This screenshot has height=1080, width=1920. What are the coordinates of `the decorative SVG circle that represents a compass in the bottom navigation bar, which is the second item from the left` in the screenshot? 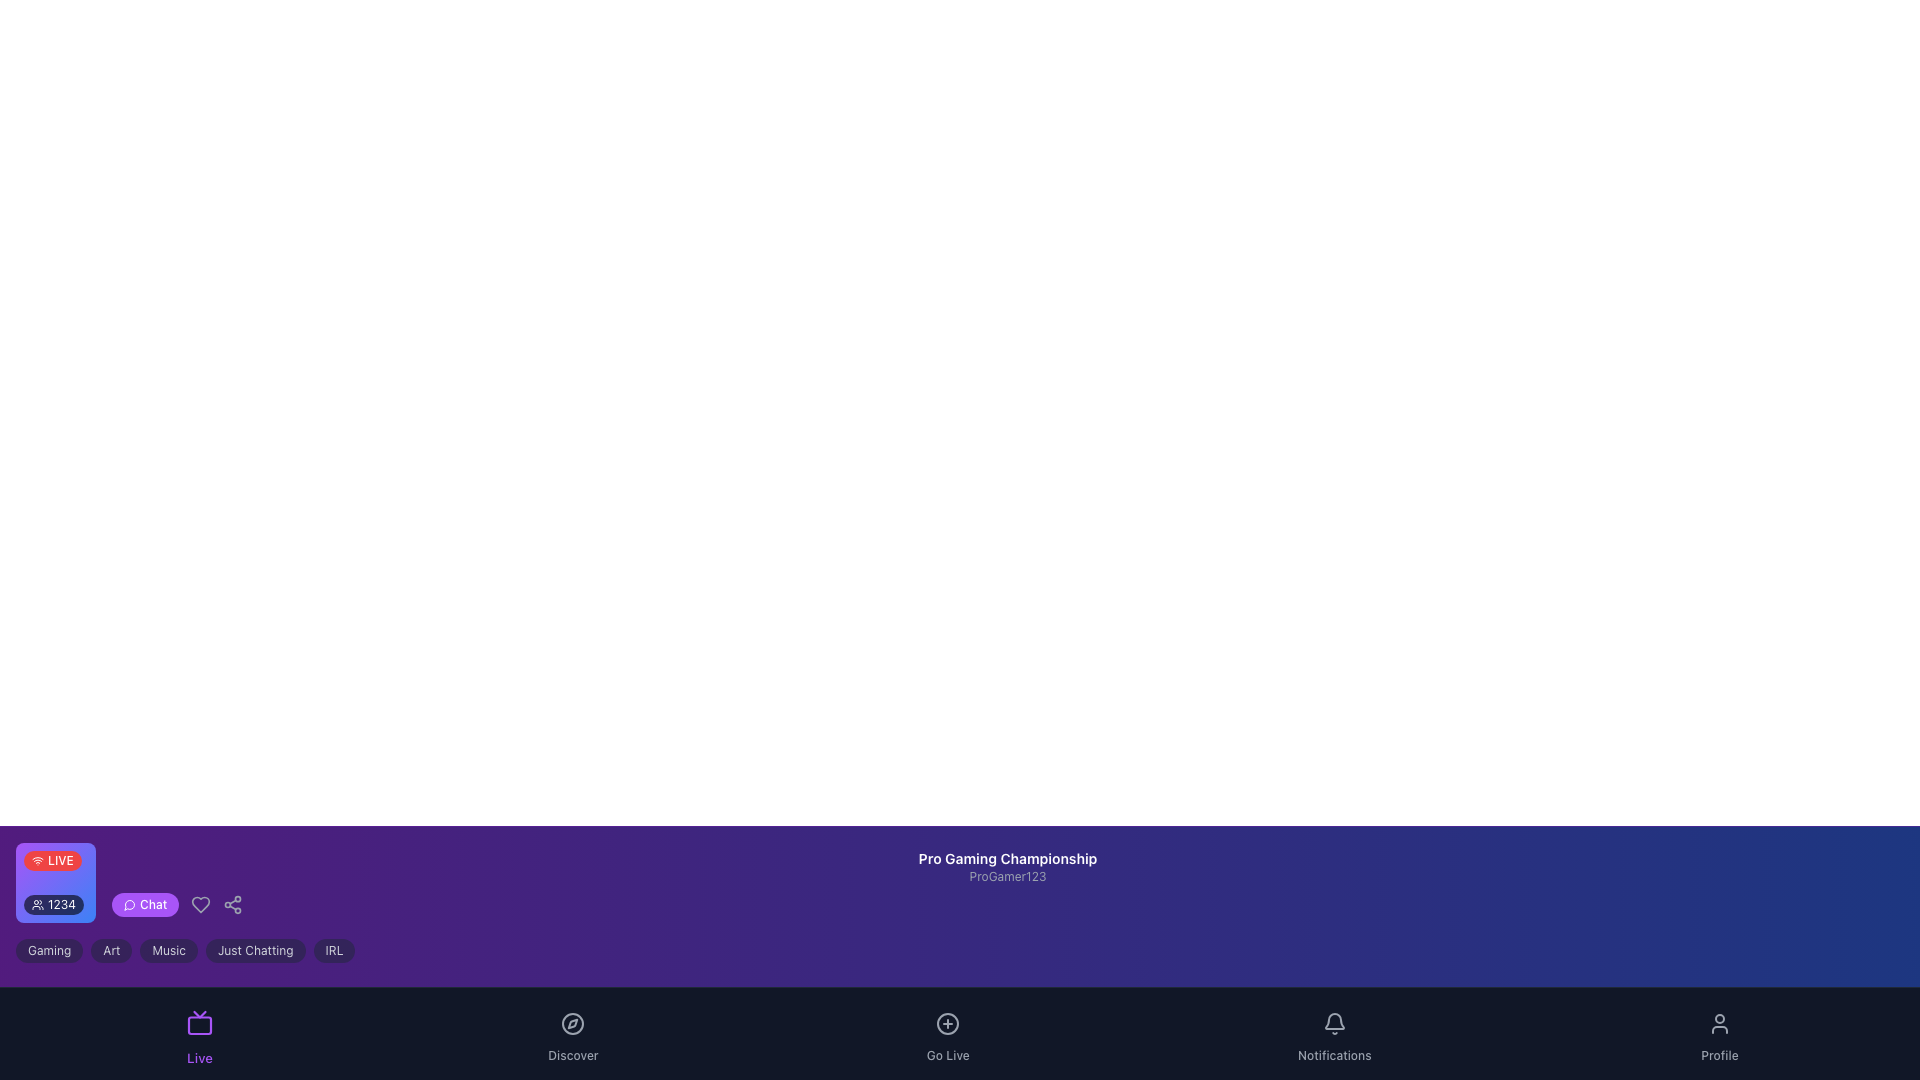 It's located at (572, 1023).